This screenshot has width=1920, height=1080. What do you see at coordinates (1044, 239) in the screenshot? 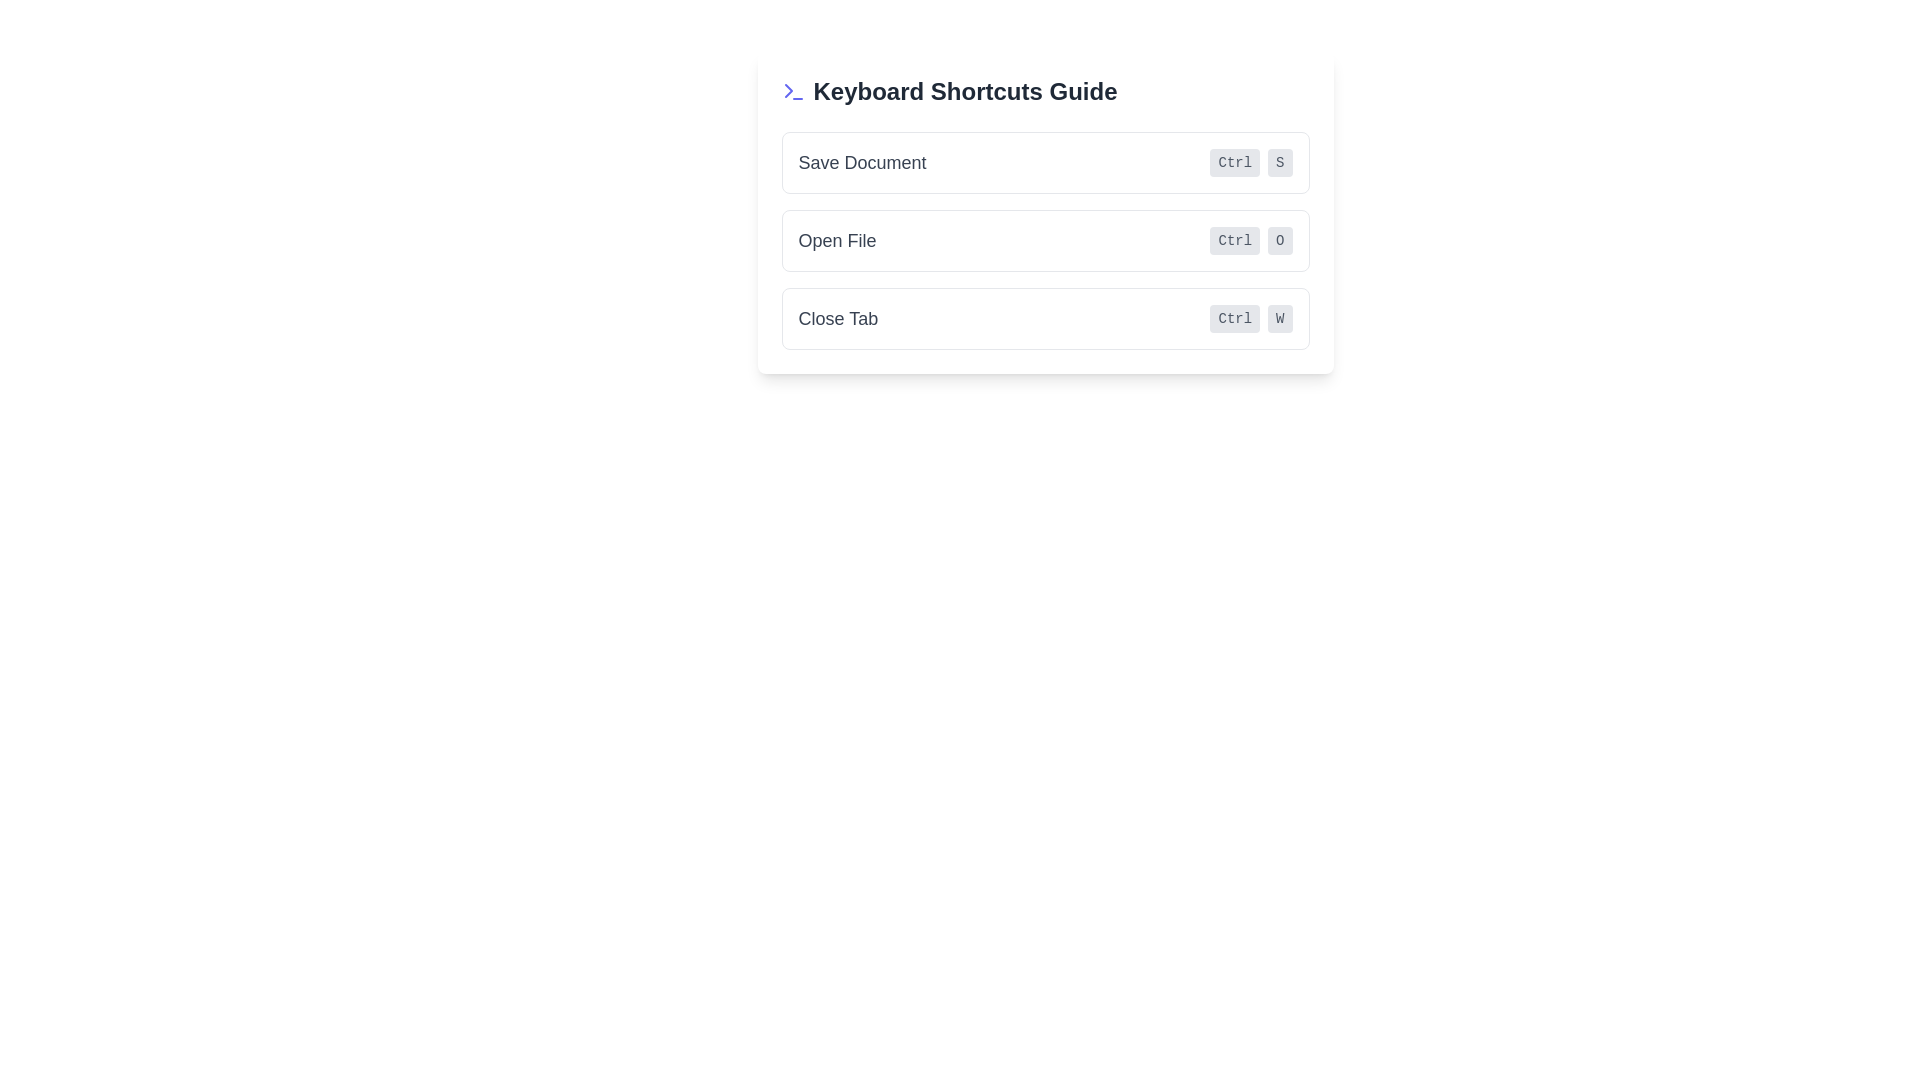
I see `the second list item in the 'Keyboard Shortcuts Guide' that indicates the 'Ctrl + O' combination opens a file` at bounding box center [1044, 239].